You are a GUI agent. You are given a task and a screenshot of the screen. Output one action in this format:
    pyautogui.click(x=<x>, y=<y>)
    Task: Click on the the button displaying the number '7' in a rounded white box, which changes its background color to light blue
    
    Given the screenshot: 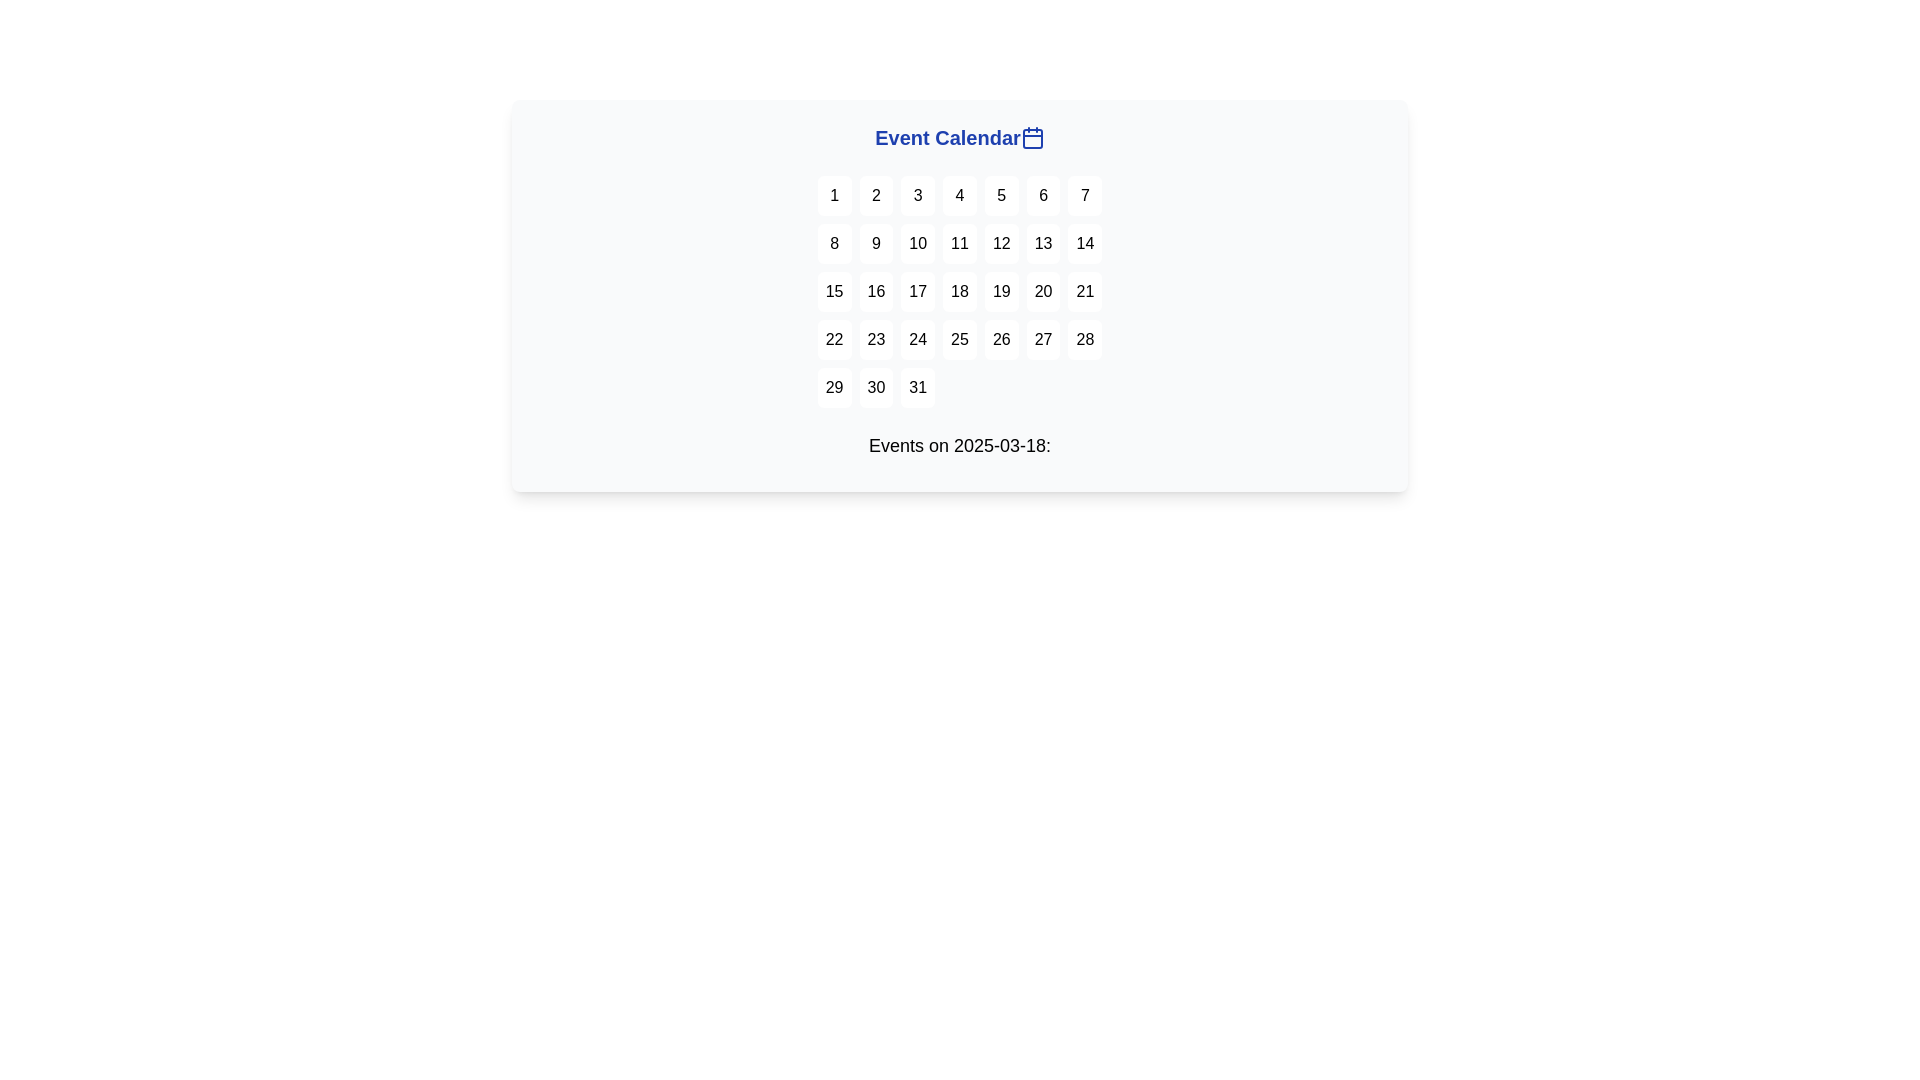 What is the action you would take?
    pyautogui.click(x=1084, y=196)
    